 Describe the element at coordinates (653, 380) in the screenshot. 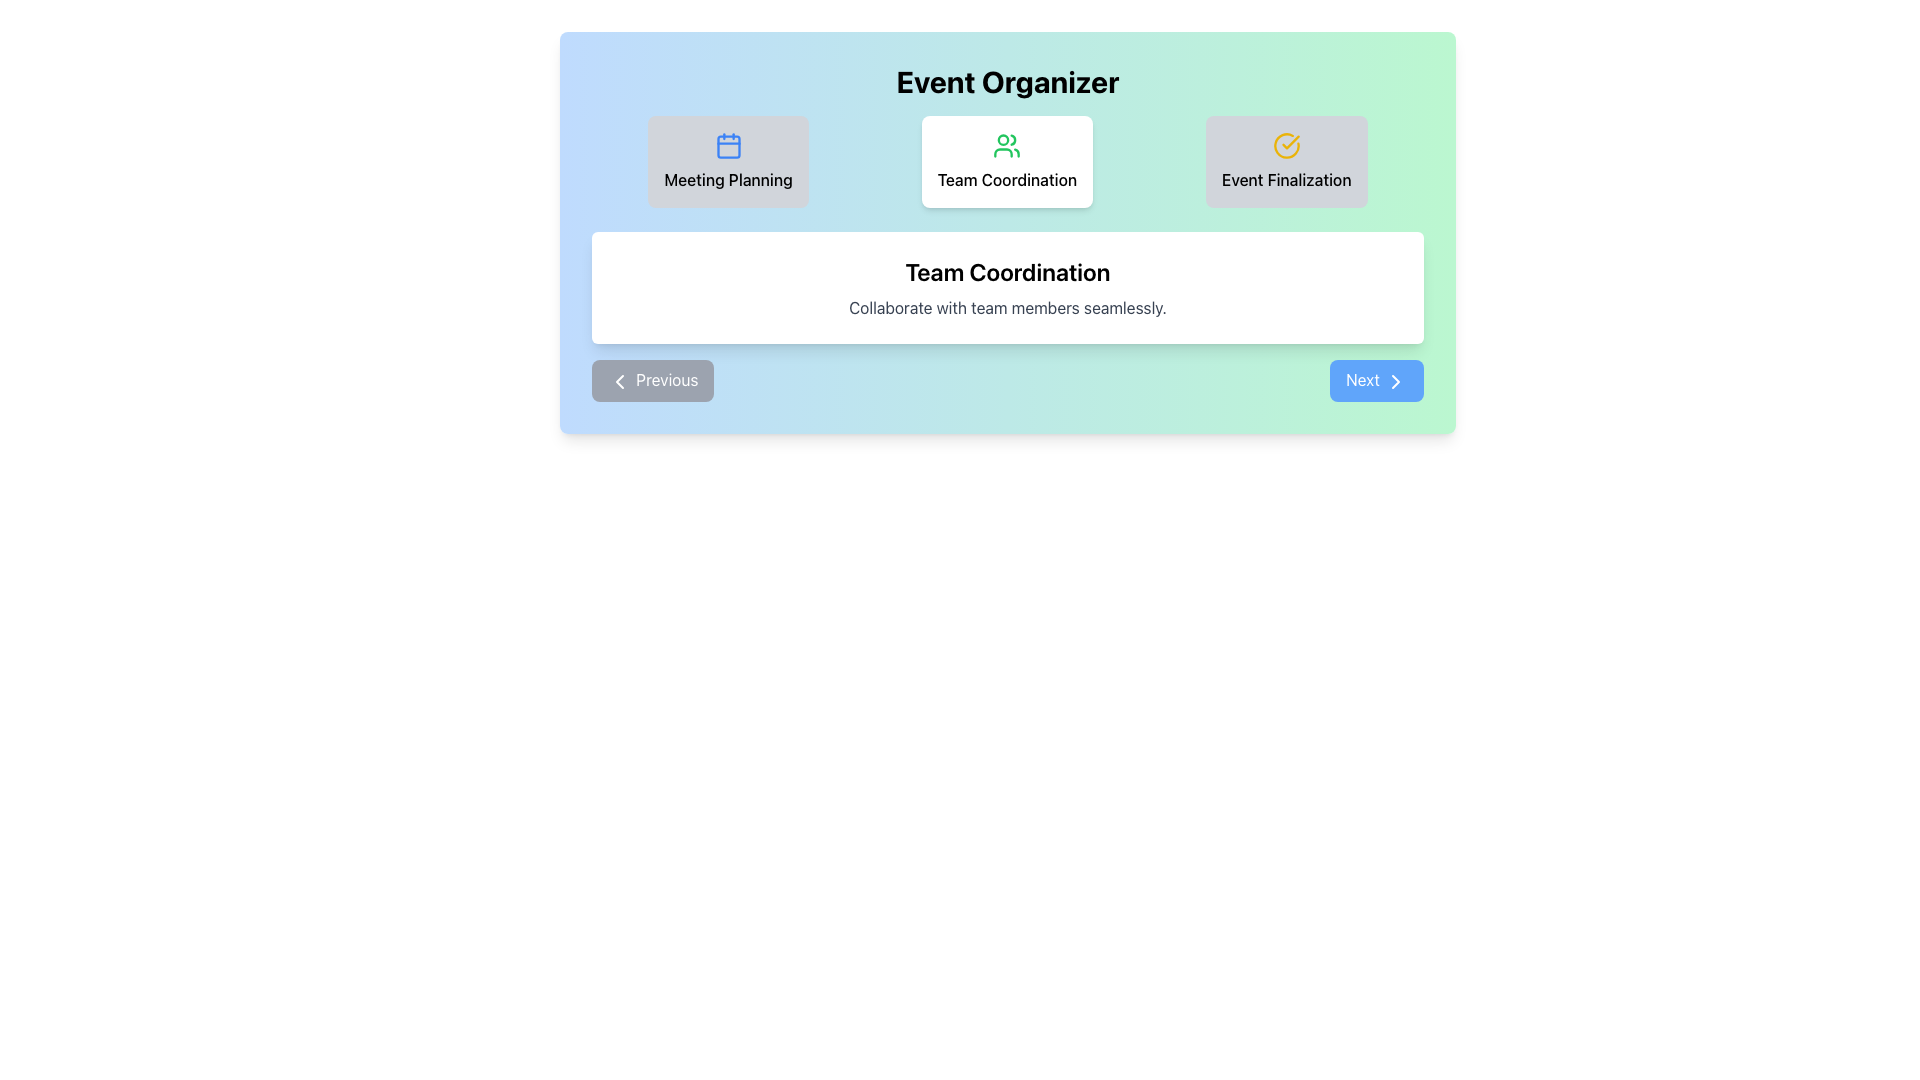

I see `the 'Previous' button located at the bottom-left section of the card layout` at that location.